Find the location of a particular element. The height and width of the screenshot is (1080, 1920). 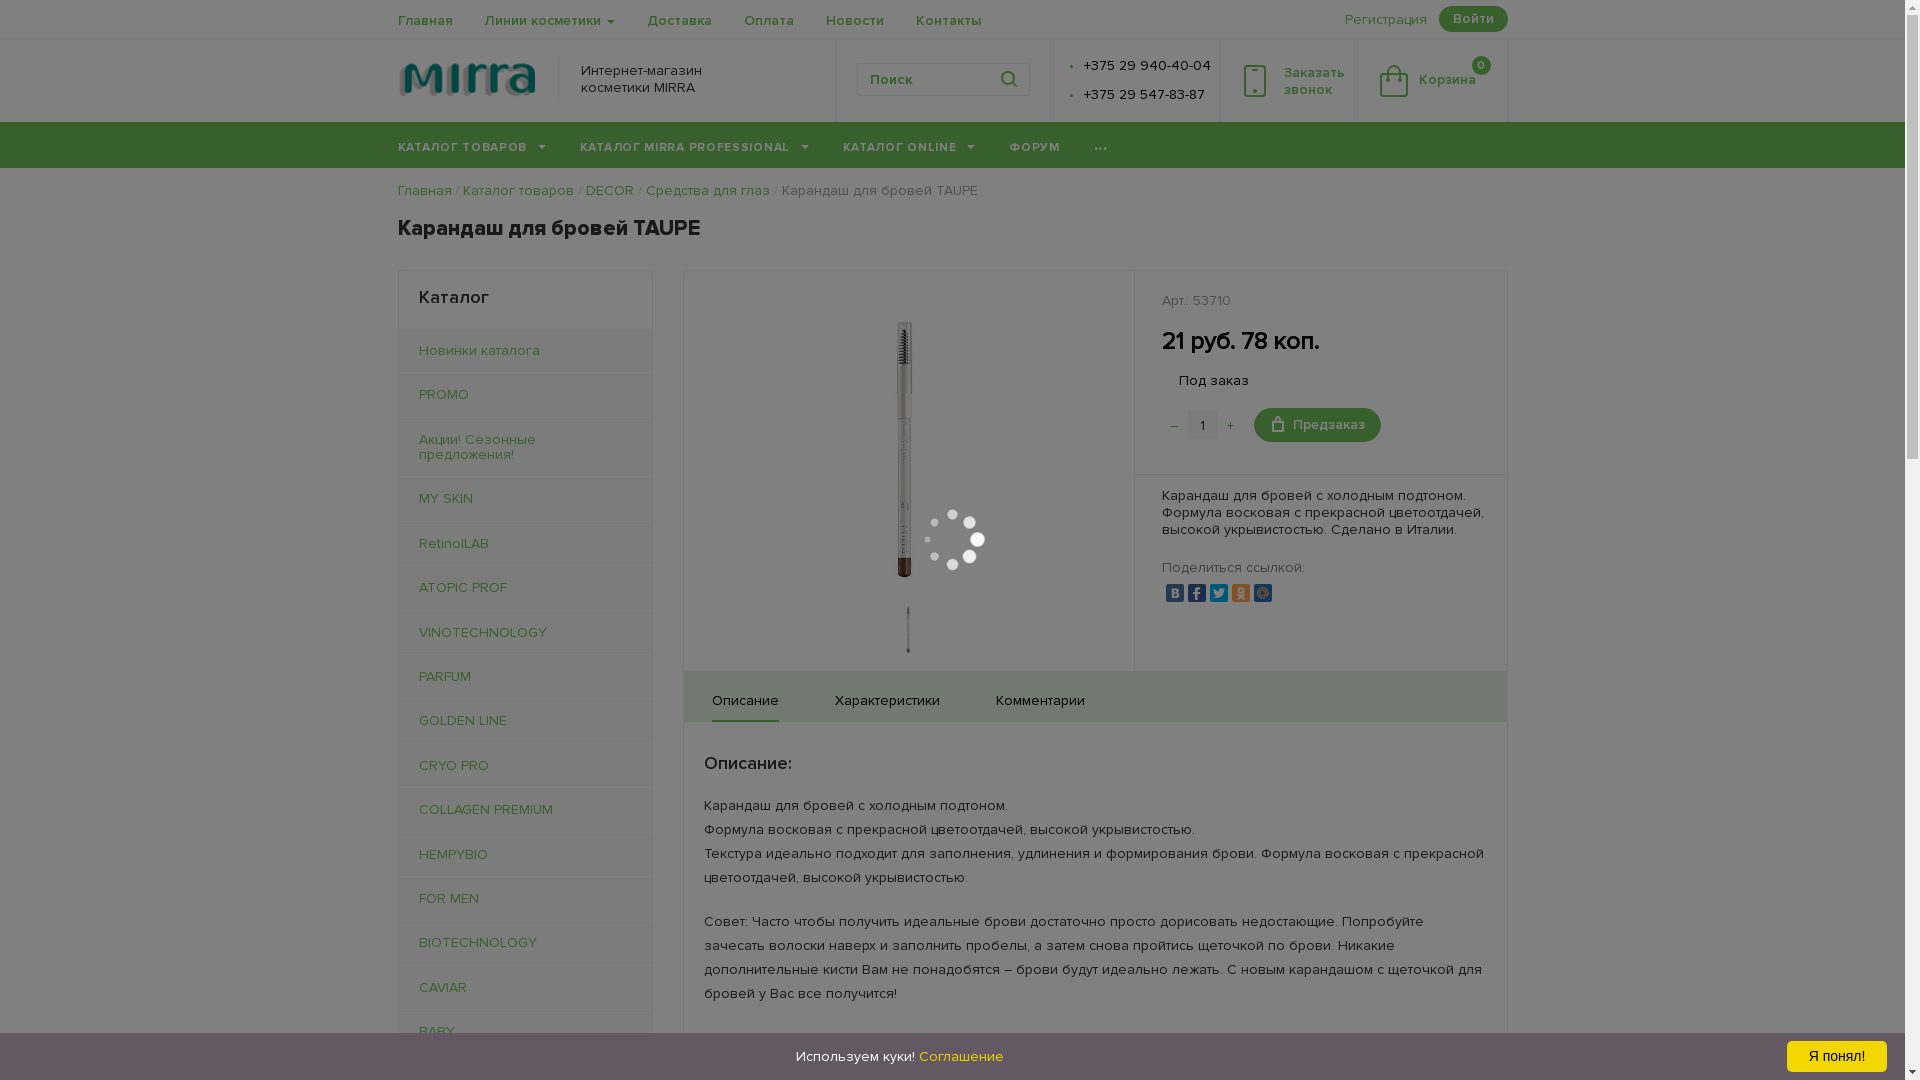

'+375 29 547-83-87' is located at coordinates (1144, 94).